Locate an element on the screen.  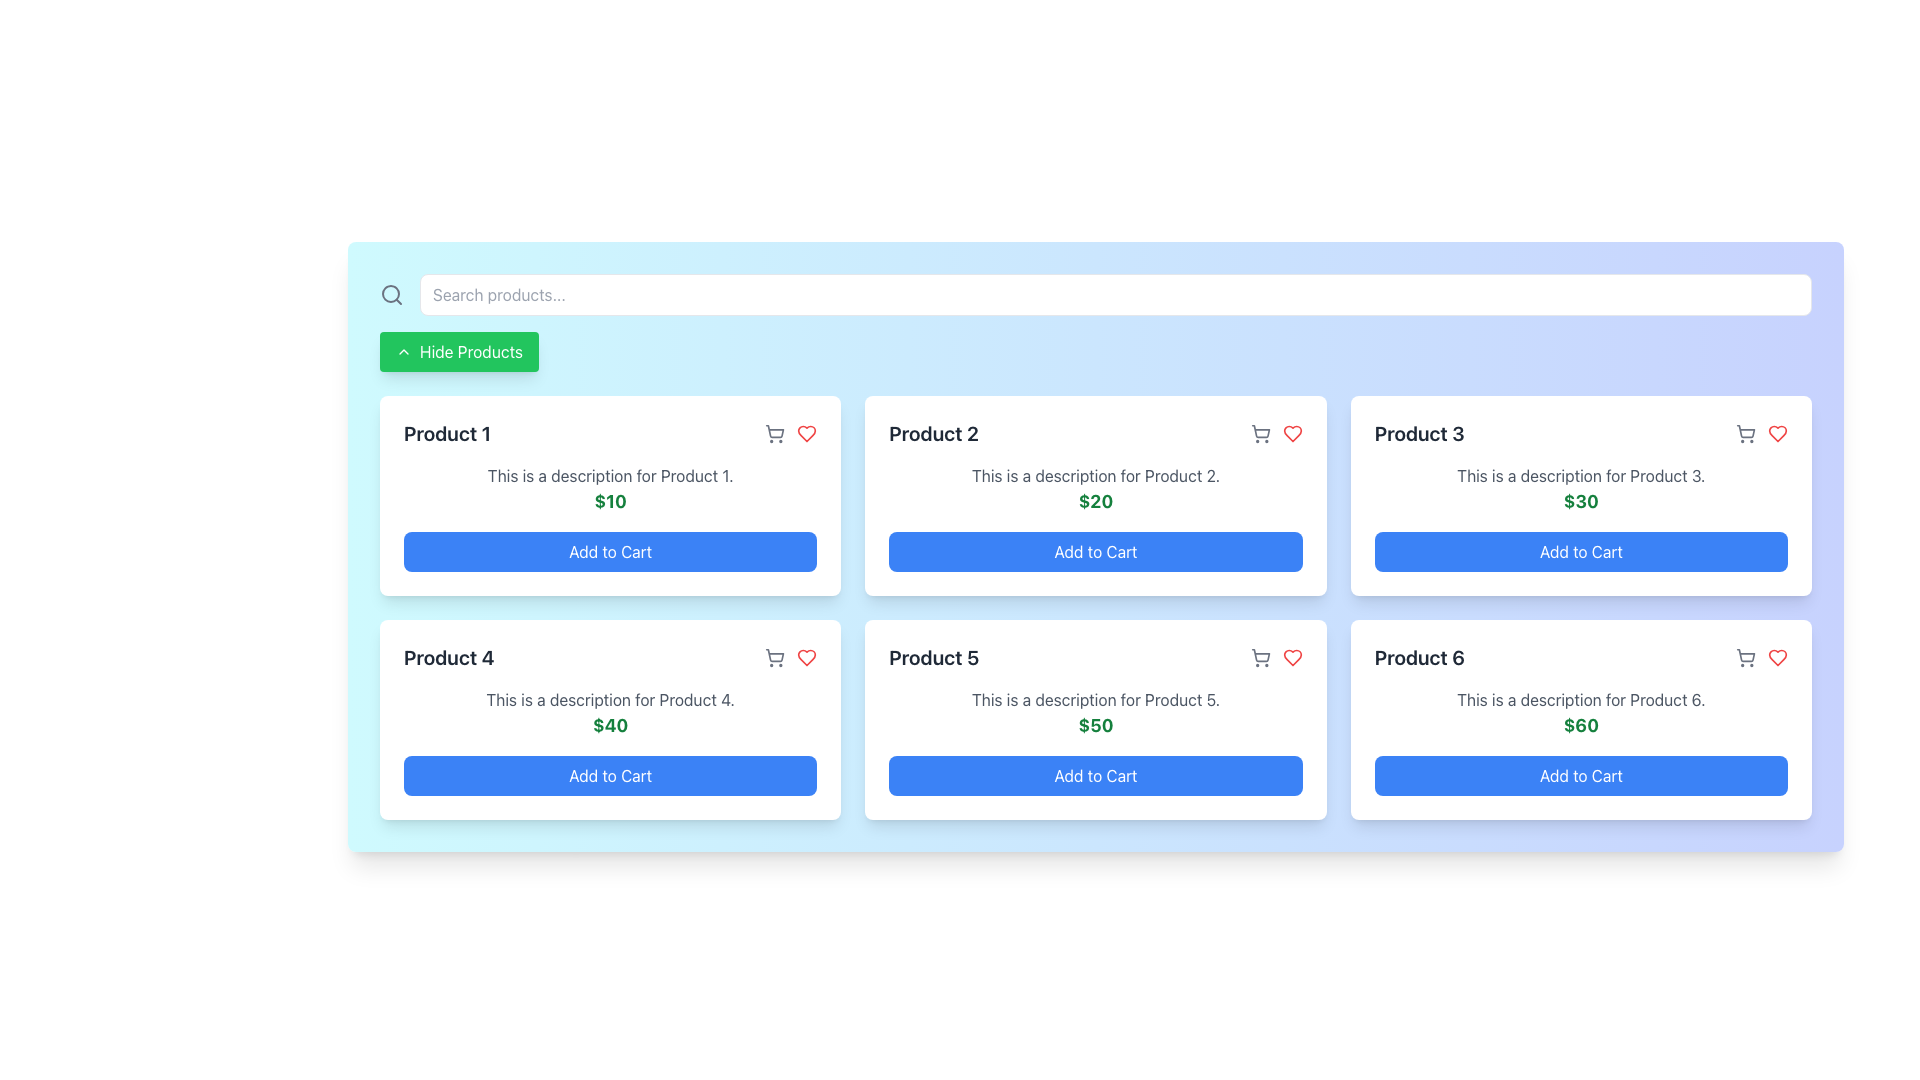
the heart icon in the second column of icons on the card for 'Product 6' is located at coordinates (1777, 658).